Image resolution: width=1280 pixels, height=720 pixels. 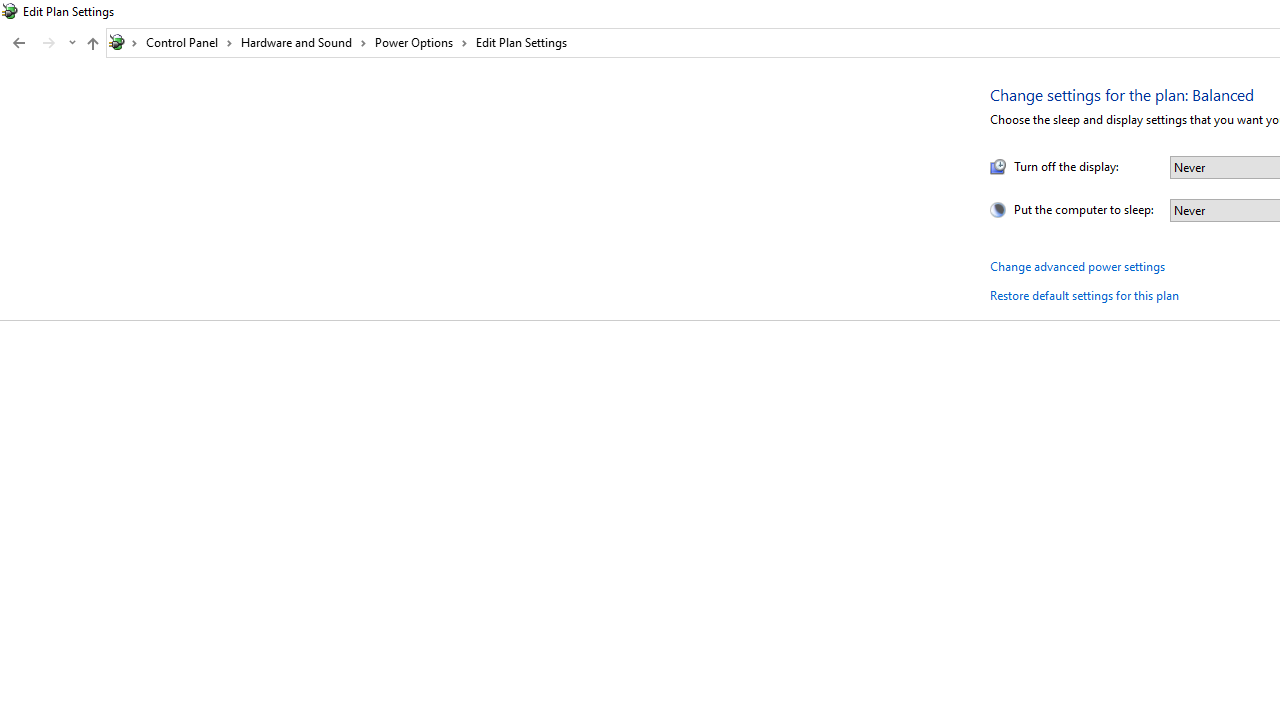 I want to click on 'All locations', so click(x=123, y=42).